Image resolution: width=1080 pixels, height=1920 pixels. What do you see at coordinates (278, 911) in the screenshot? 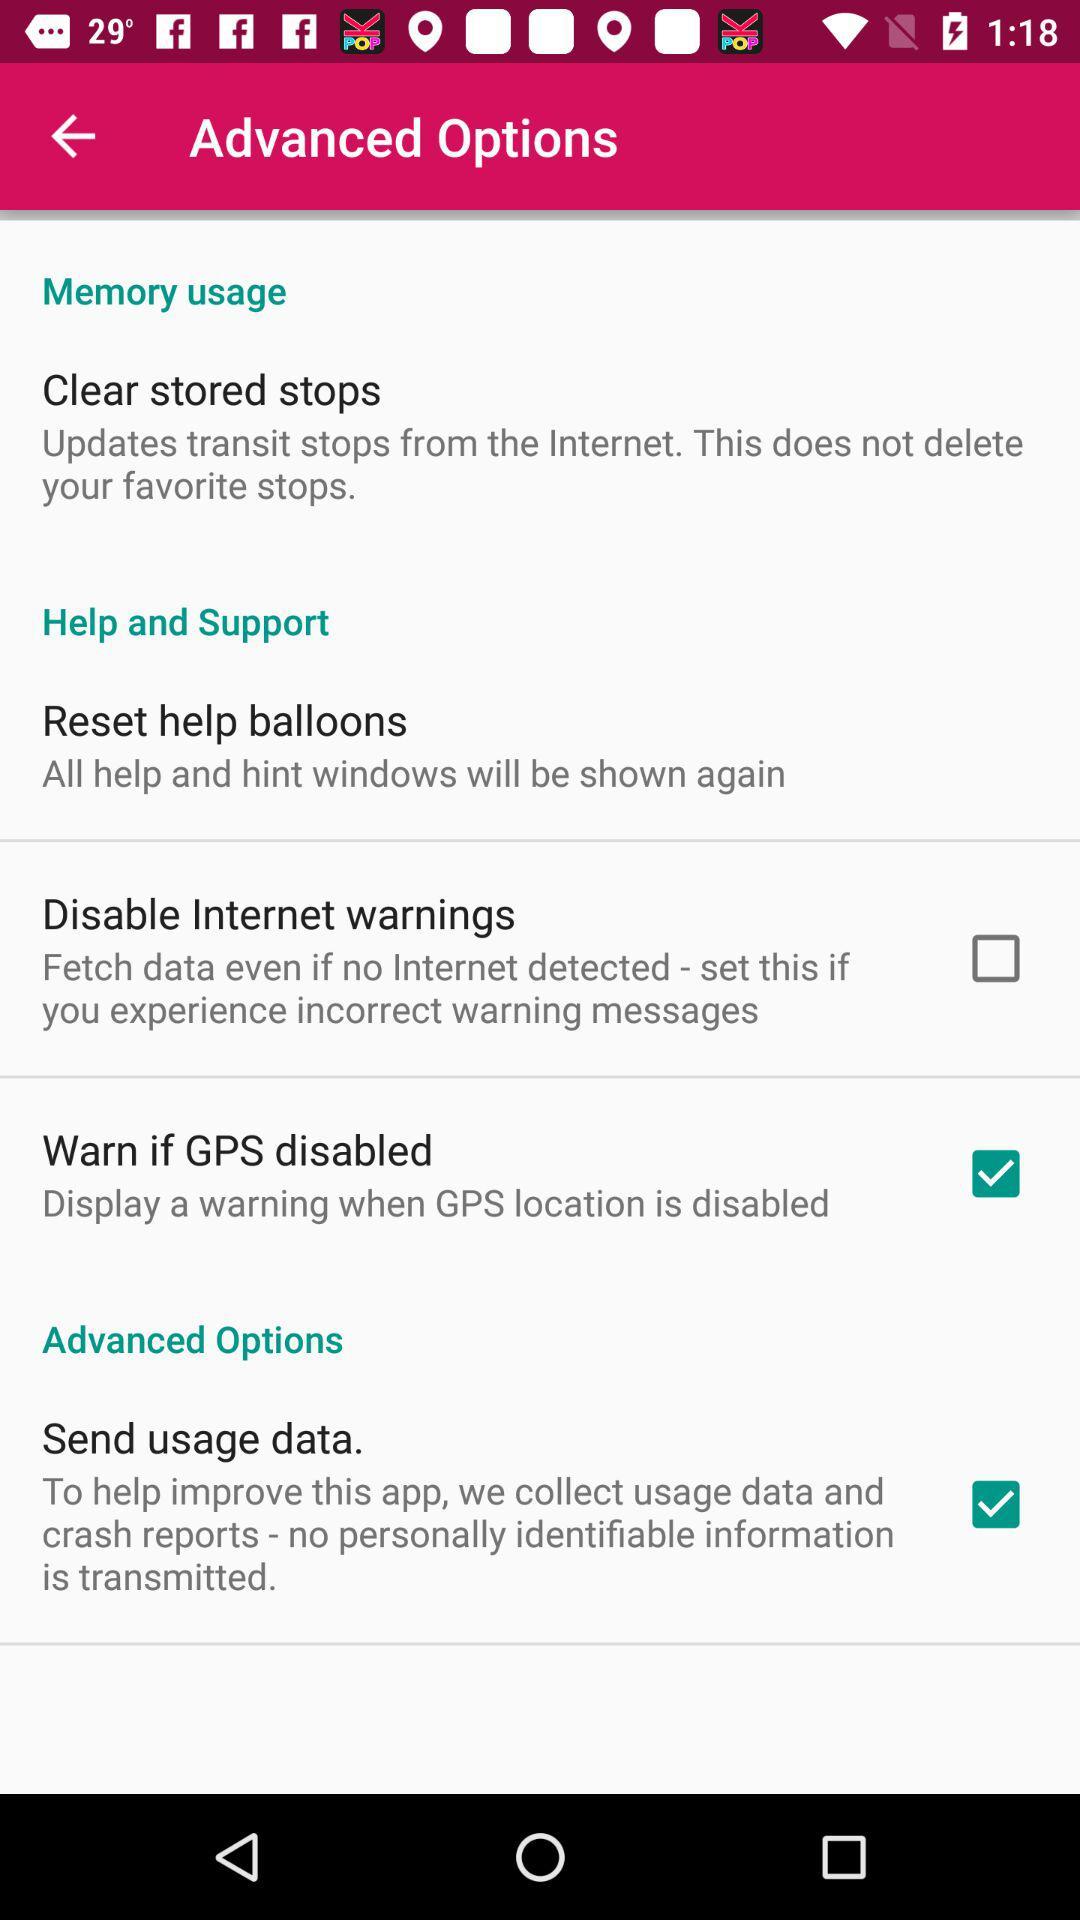
I see `the item below all help and icon` at bounding box center [278, 911].